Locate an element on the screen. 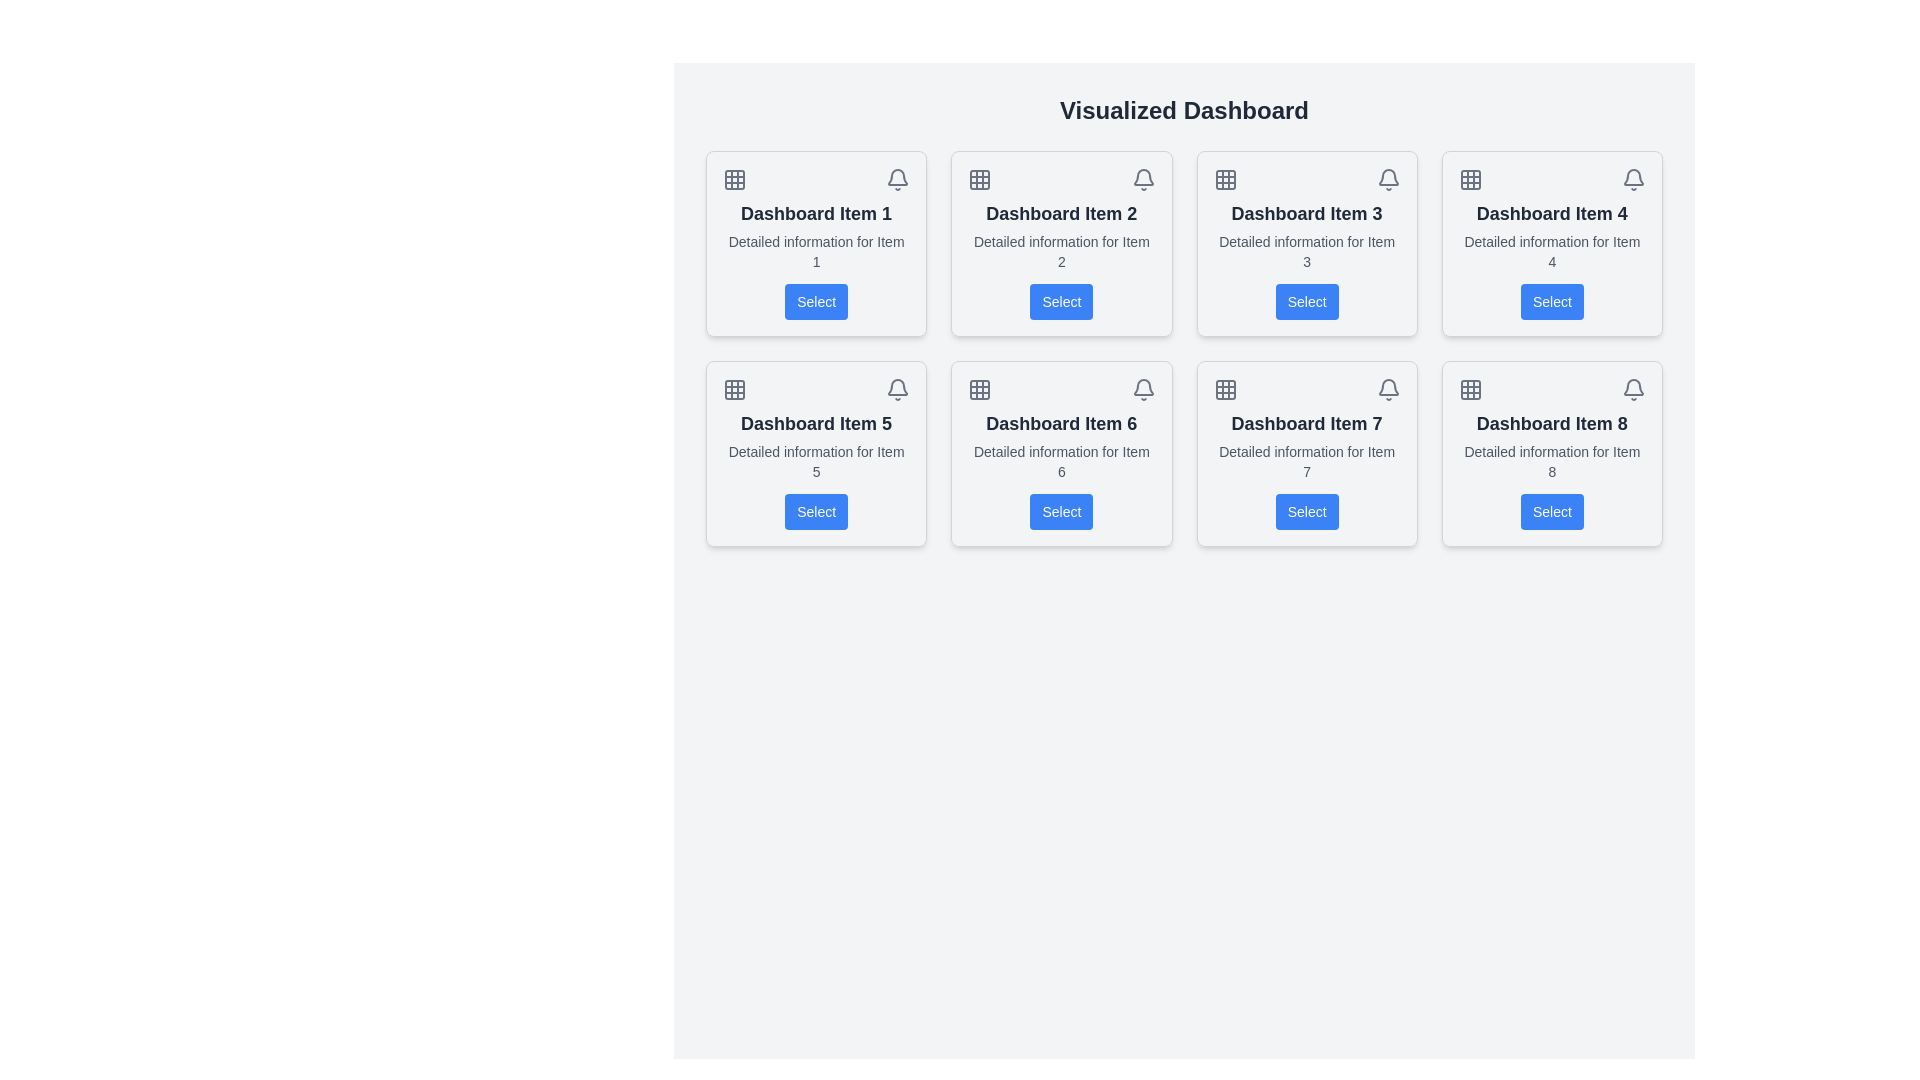 The width and height of the screenshot is (1920, 1080). the notification bell icon located in the top-right corner of the card labeled 'Dashboard Item 8' is located at coordinates (1633, 389).